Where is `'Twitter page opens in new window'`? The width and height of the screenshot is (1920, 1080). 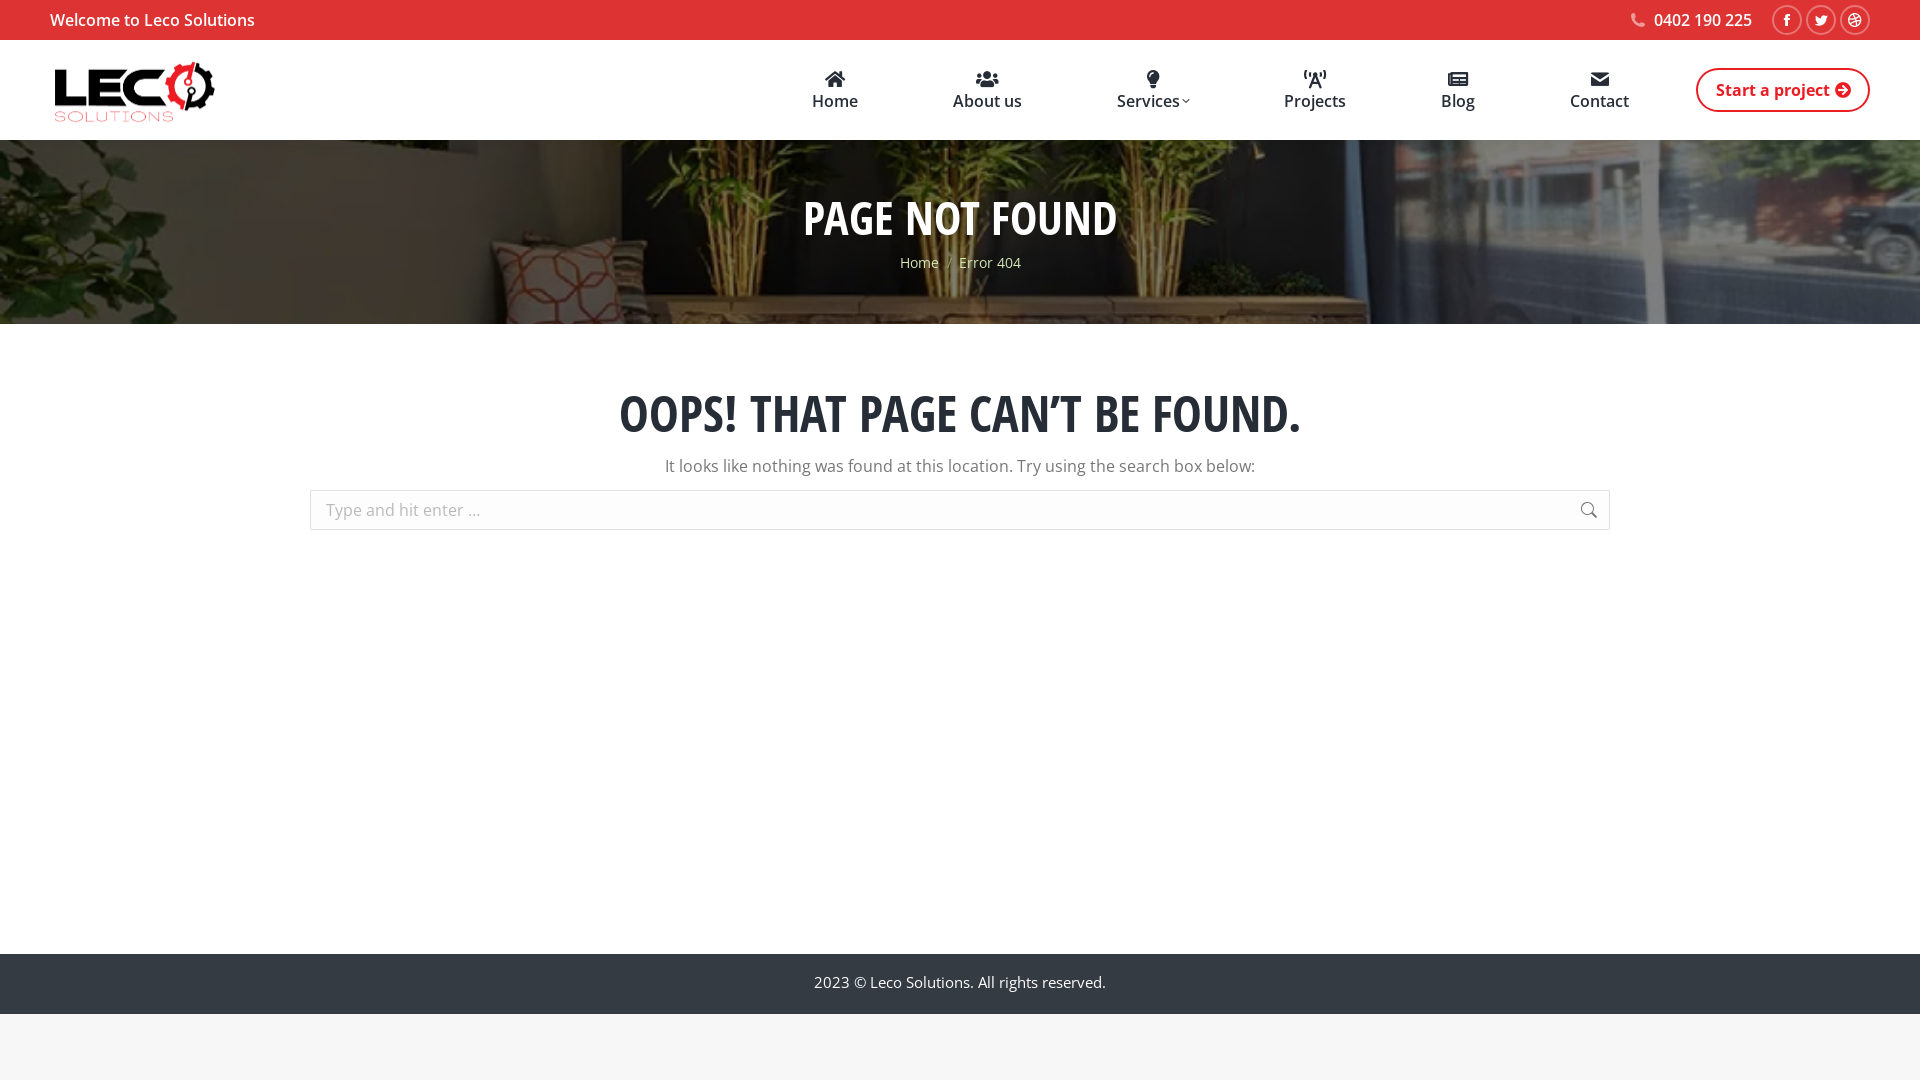 'Twitter page opens in new window' is located at coordinates (1820, 19).